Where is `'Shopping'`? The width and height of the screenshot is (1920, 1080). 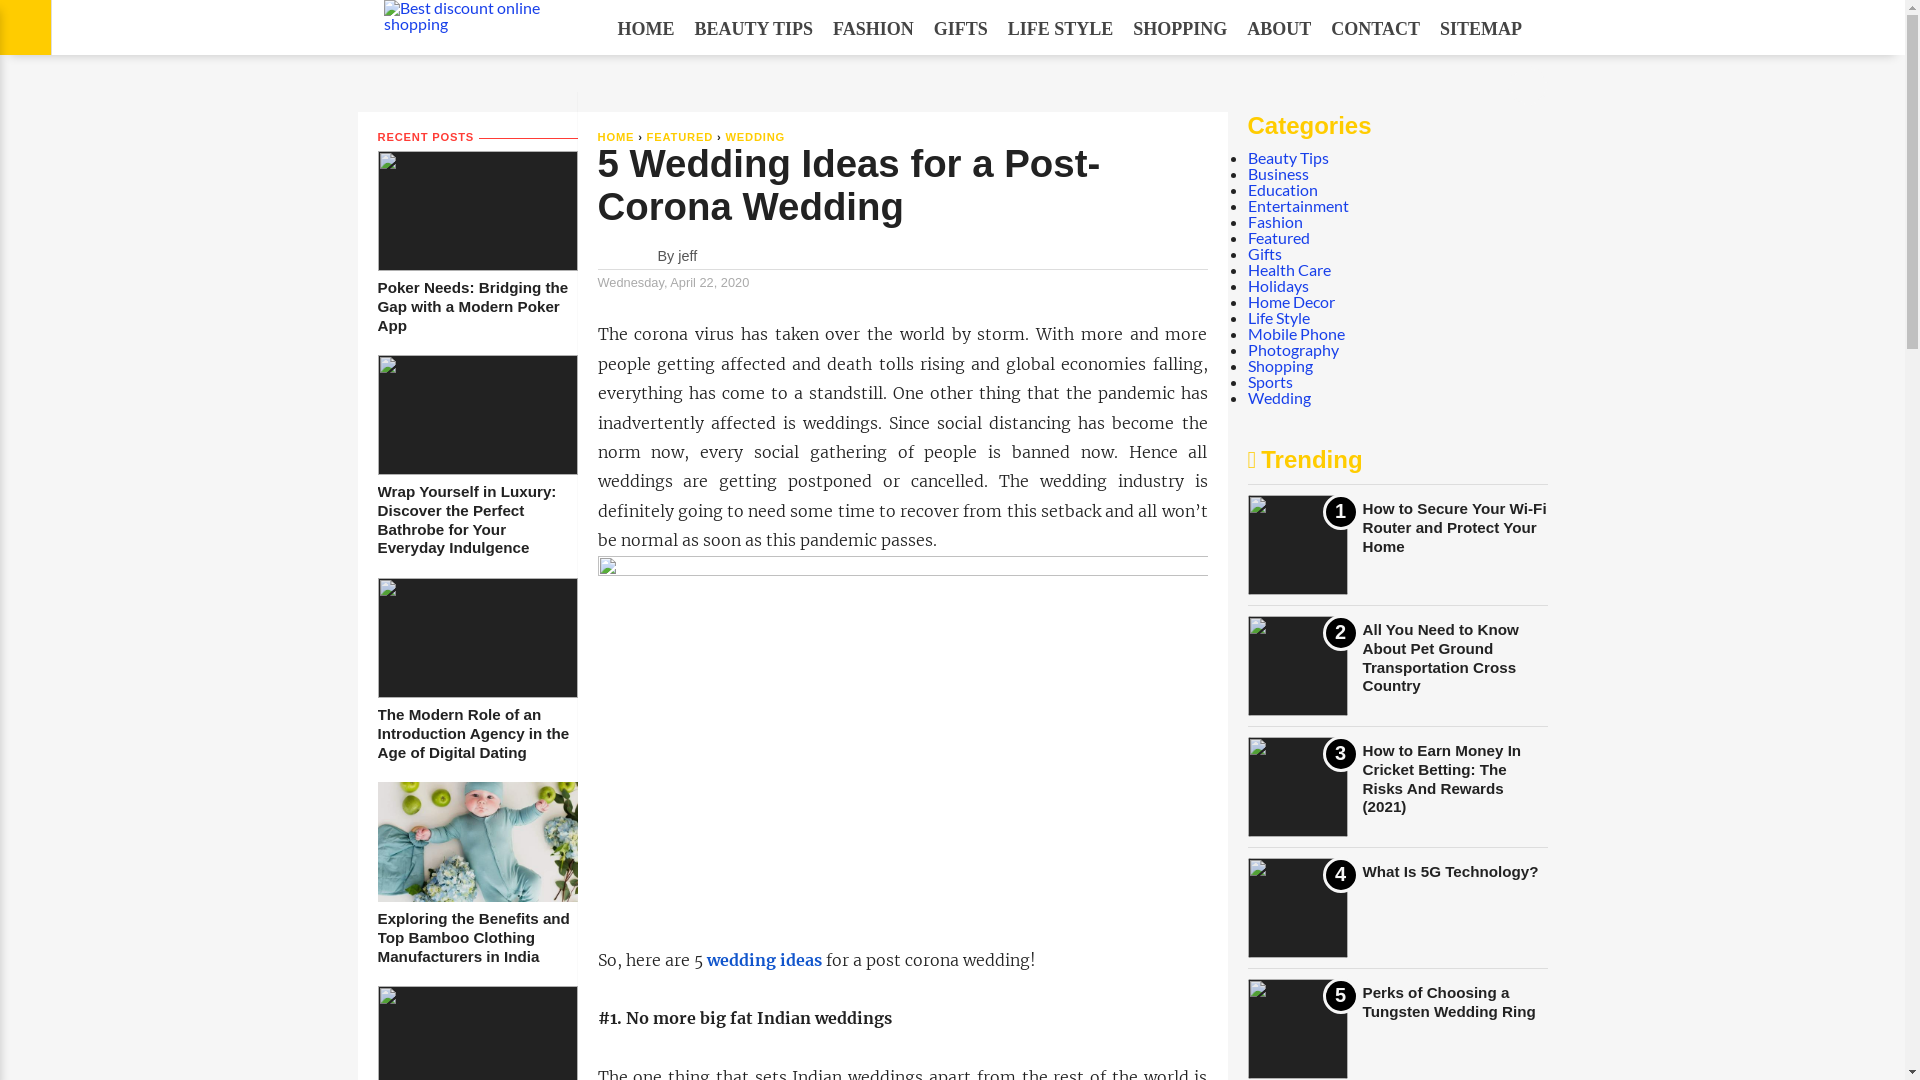
'Shopping' is located at coordinates (1280, 365).